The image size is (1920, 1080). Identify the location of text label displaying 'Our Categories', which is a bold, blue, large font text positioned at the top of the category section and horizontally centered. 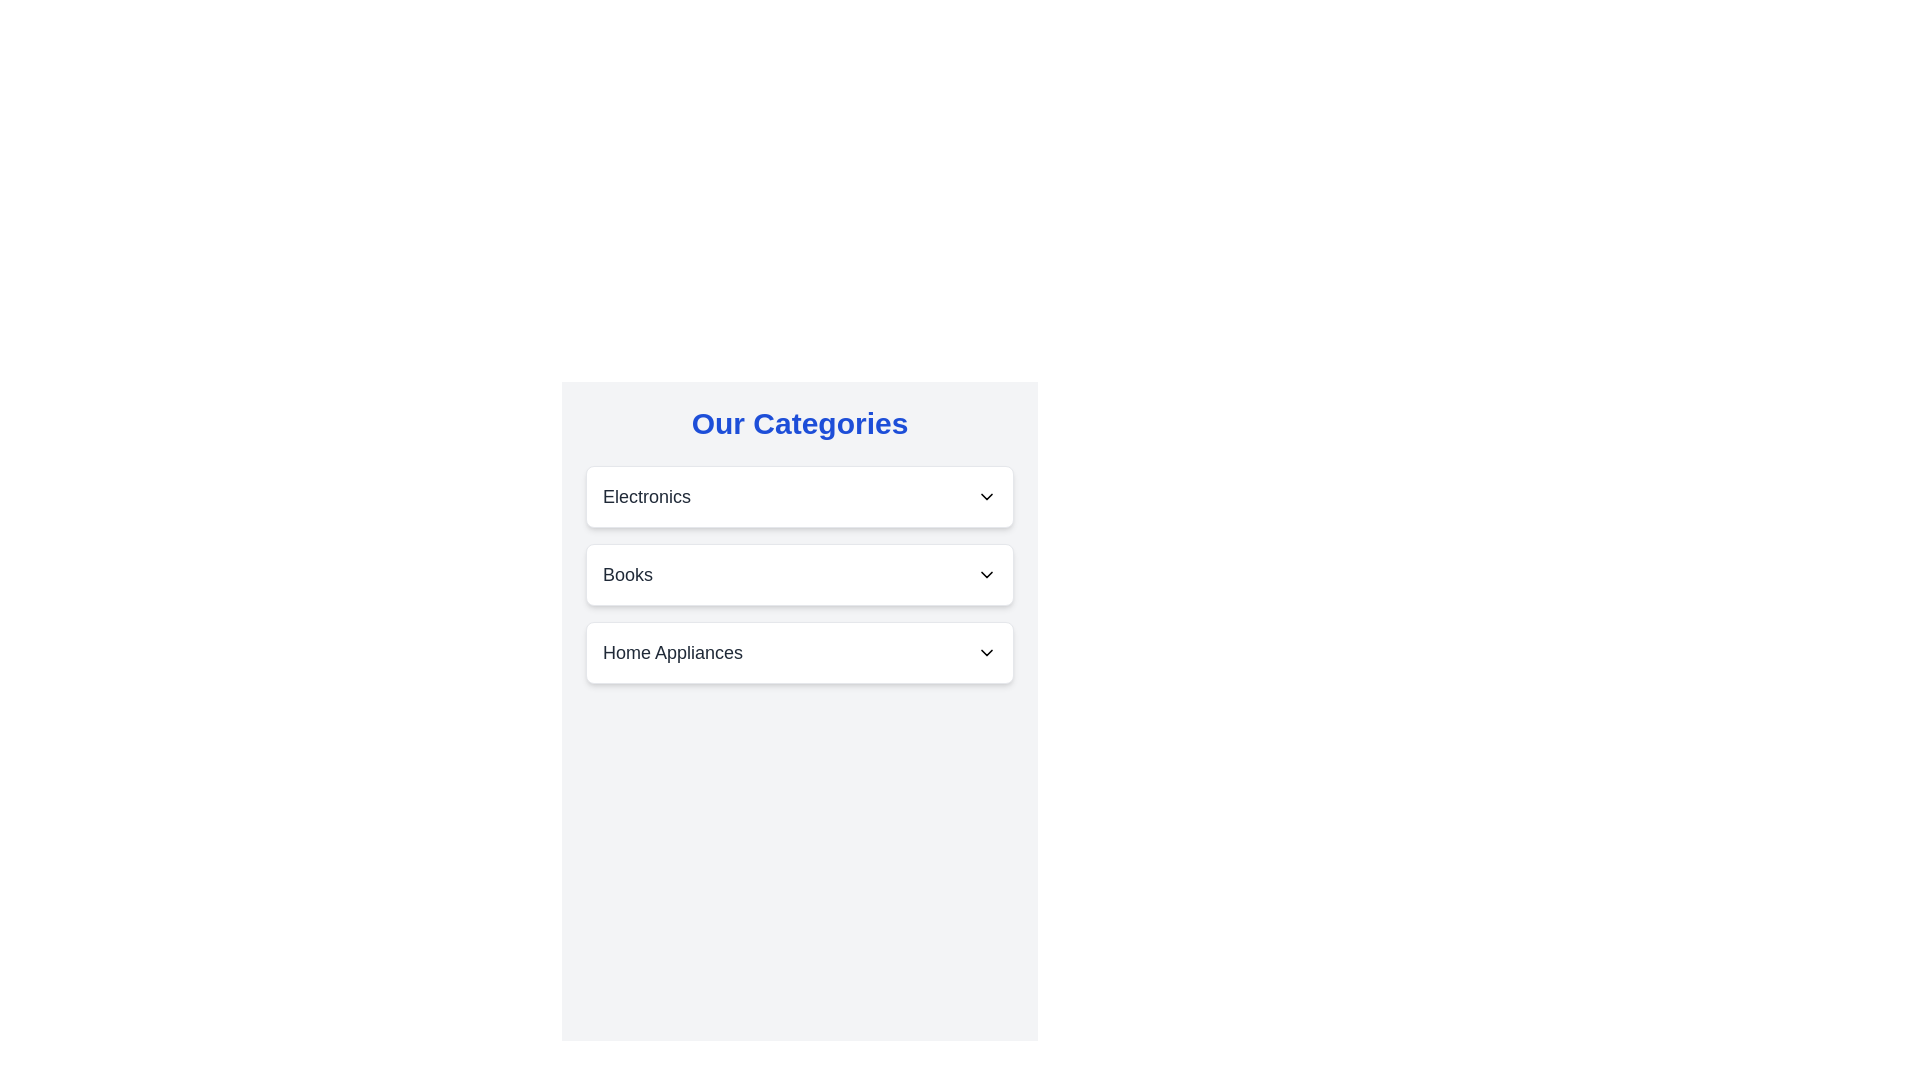
(800, 423).